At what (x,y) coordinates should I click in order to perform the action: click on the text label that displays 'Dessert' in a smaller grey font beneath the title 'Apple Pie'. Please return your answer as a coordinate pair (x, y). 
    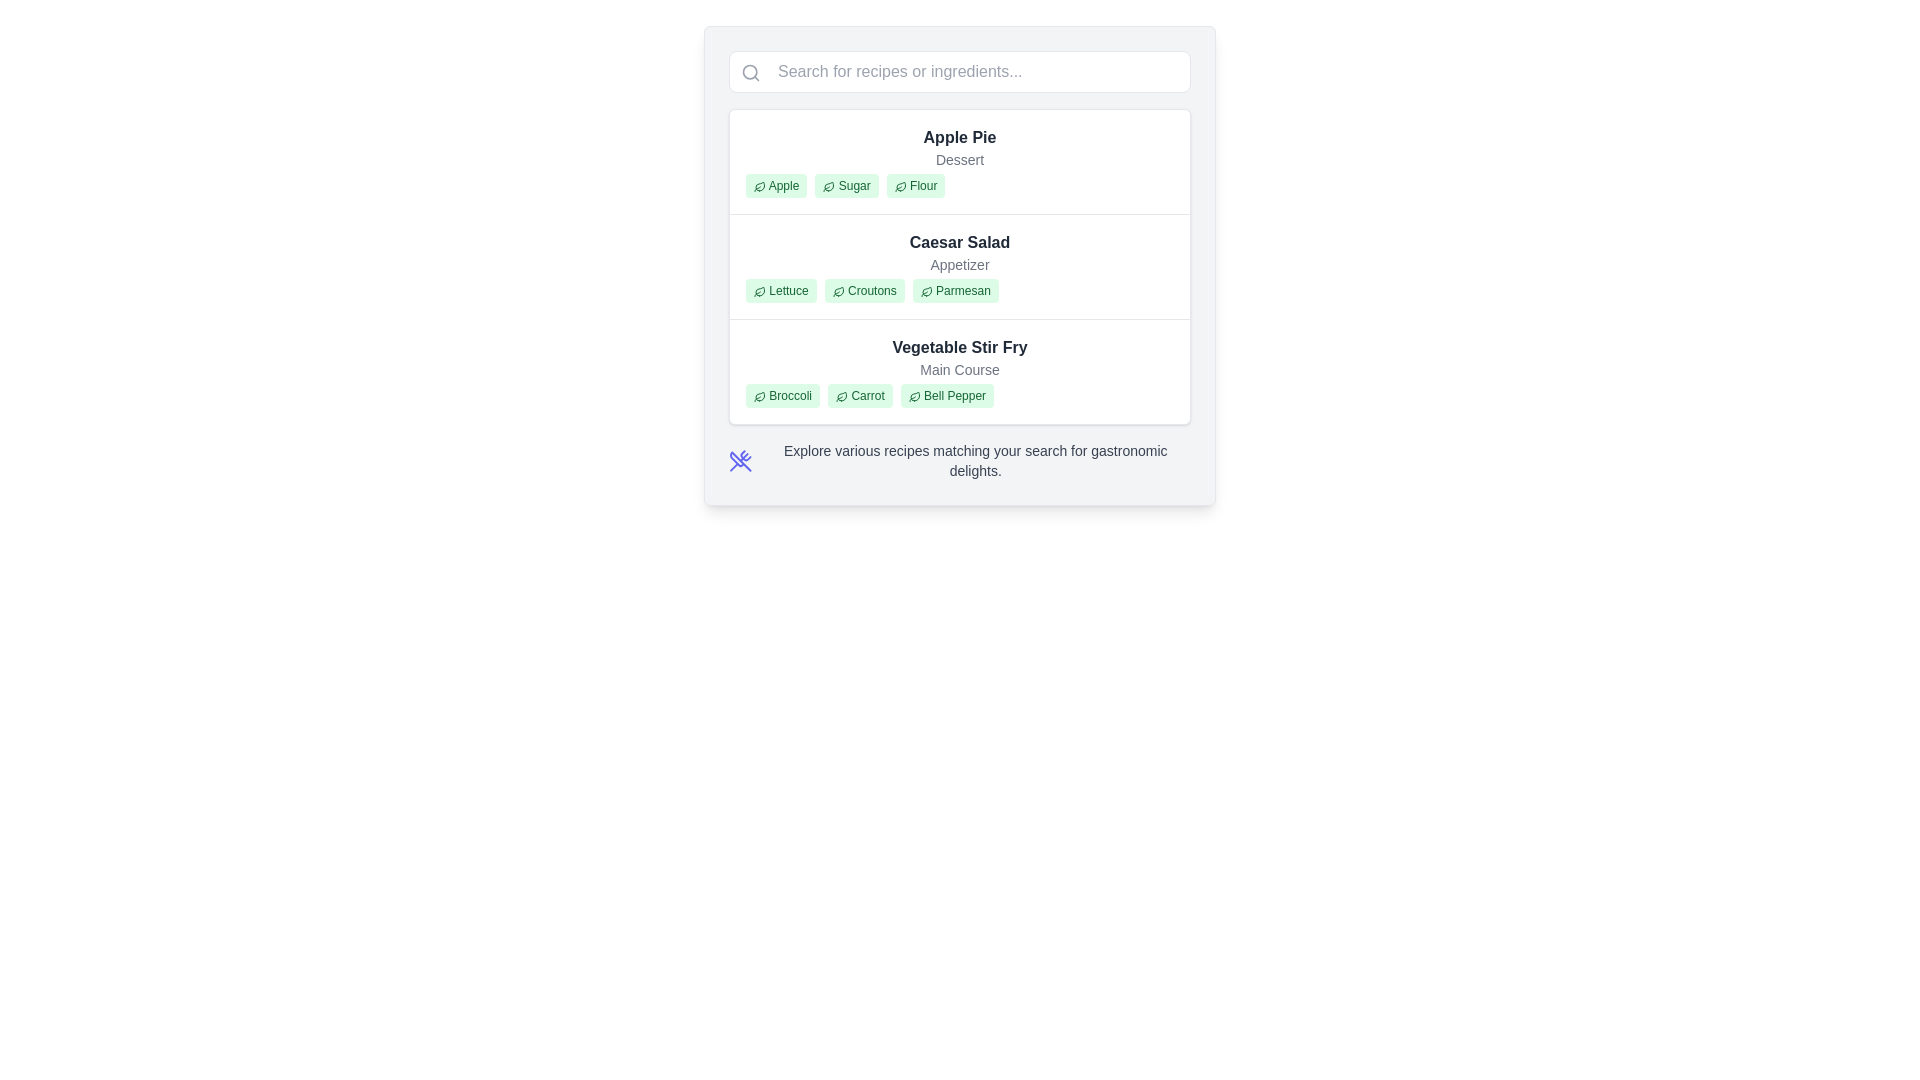
    Looking at the image, I should click on (960, 158).